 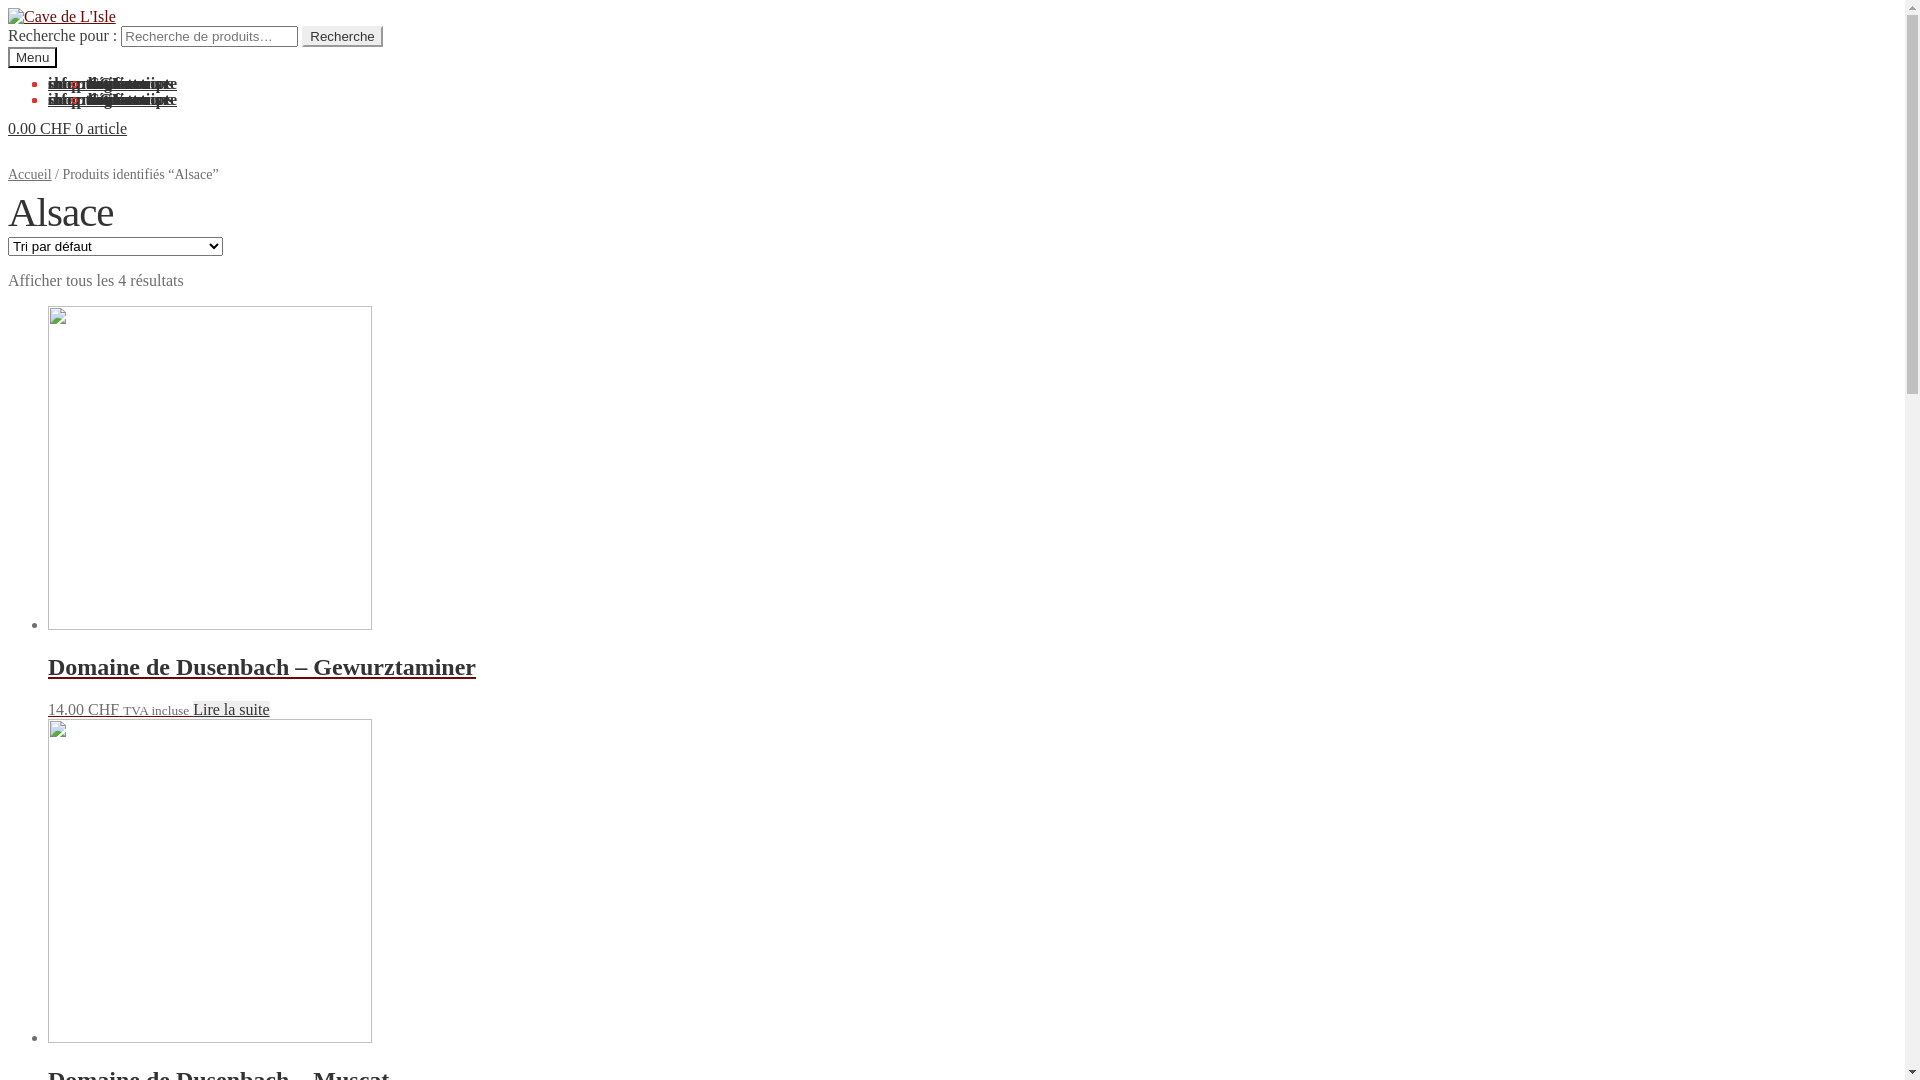 What do you see at coordinates (86, 99) in the screenshot?
I see `'CGV'` at bounding box center [86, 99].